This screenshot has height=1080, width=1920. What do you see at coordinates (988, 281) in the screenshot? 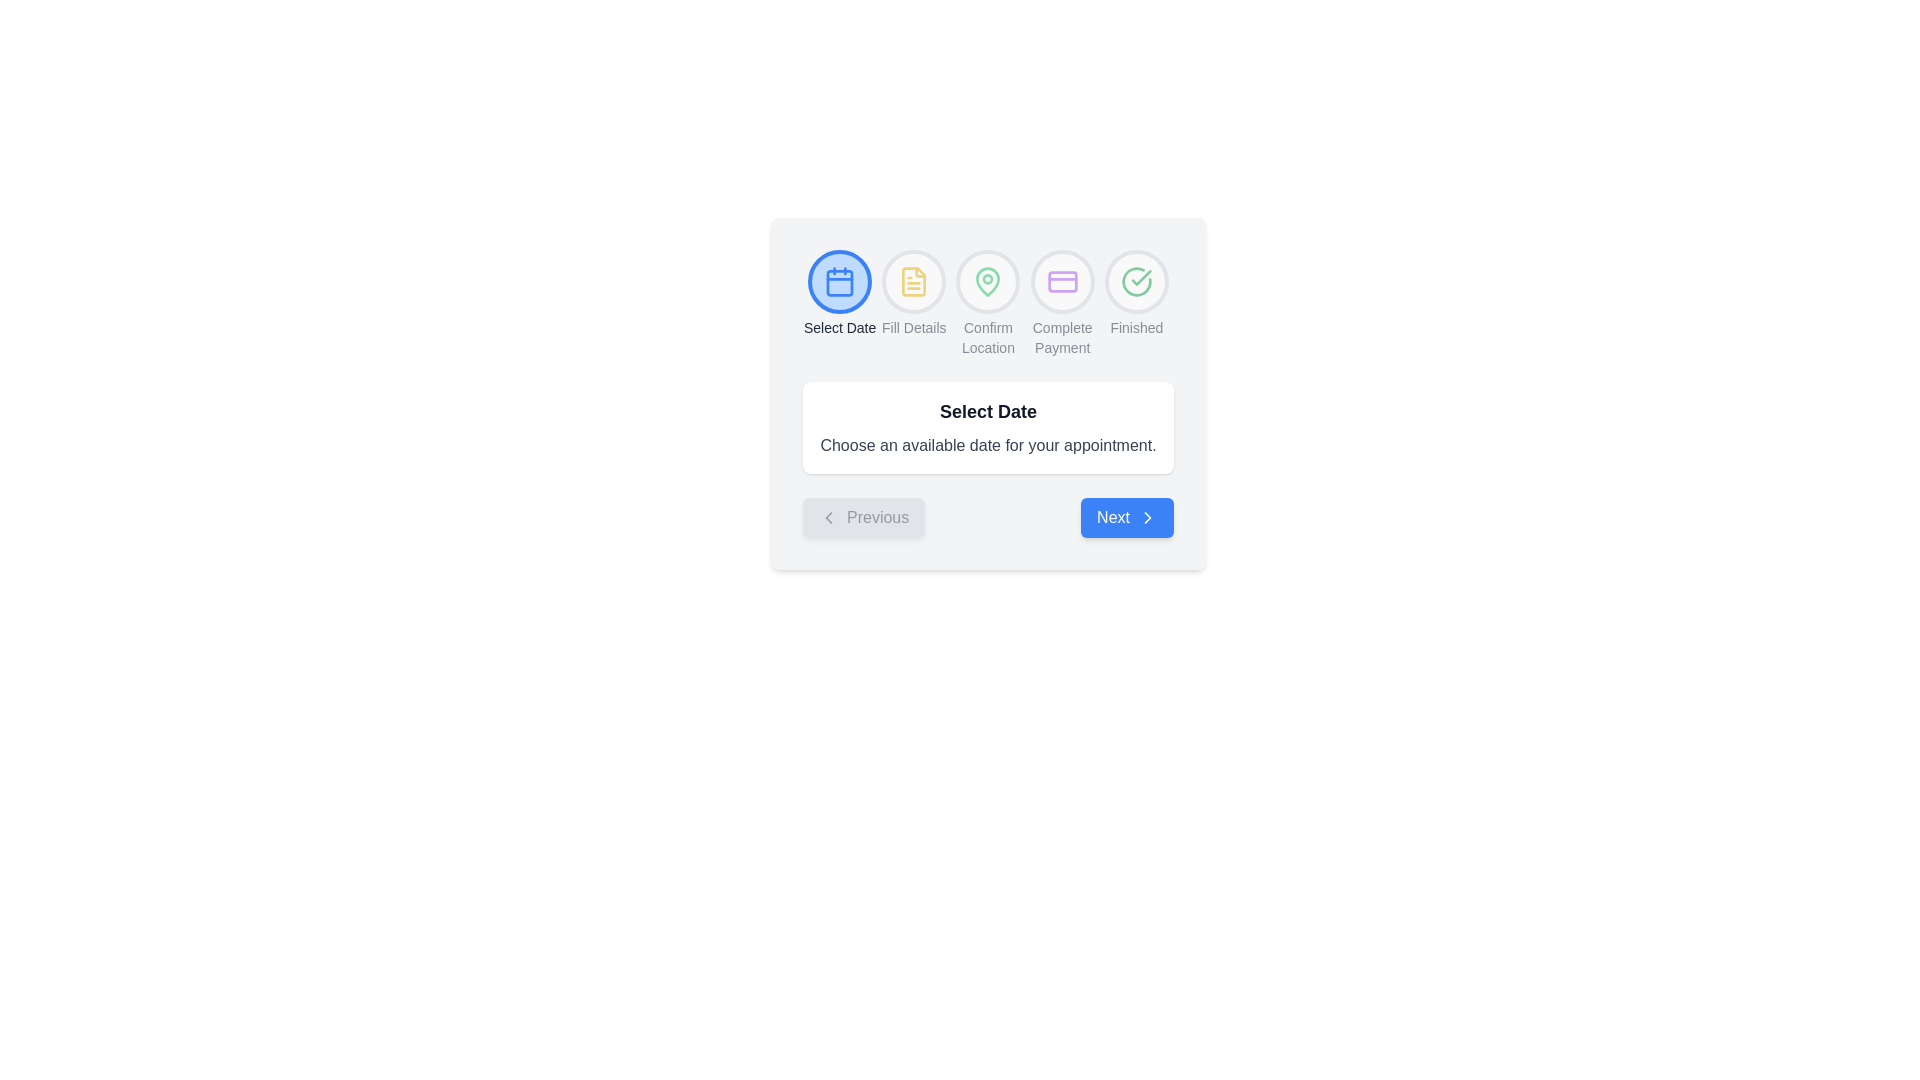
I see `the circular icon with a white background and green pin-shaped symbol, located below the 'Confirm Location' label` at bounding box center [988, 281].